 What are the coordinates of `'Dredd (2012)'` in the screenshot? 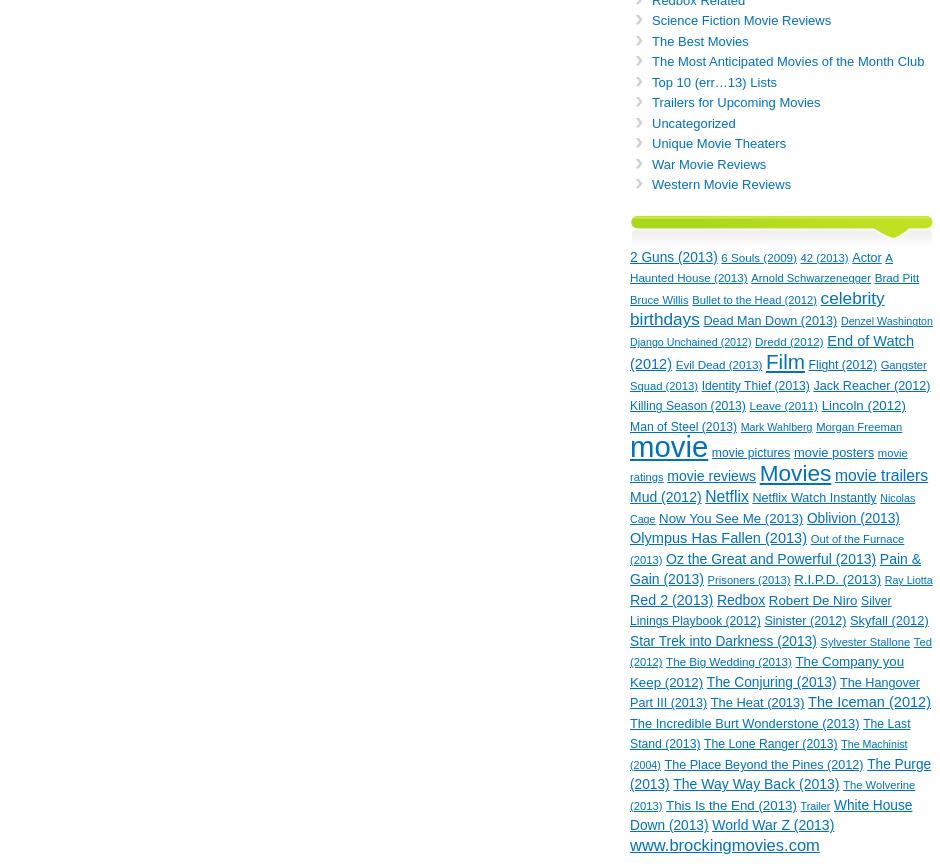 It's located at (789, 339).